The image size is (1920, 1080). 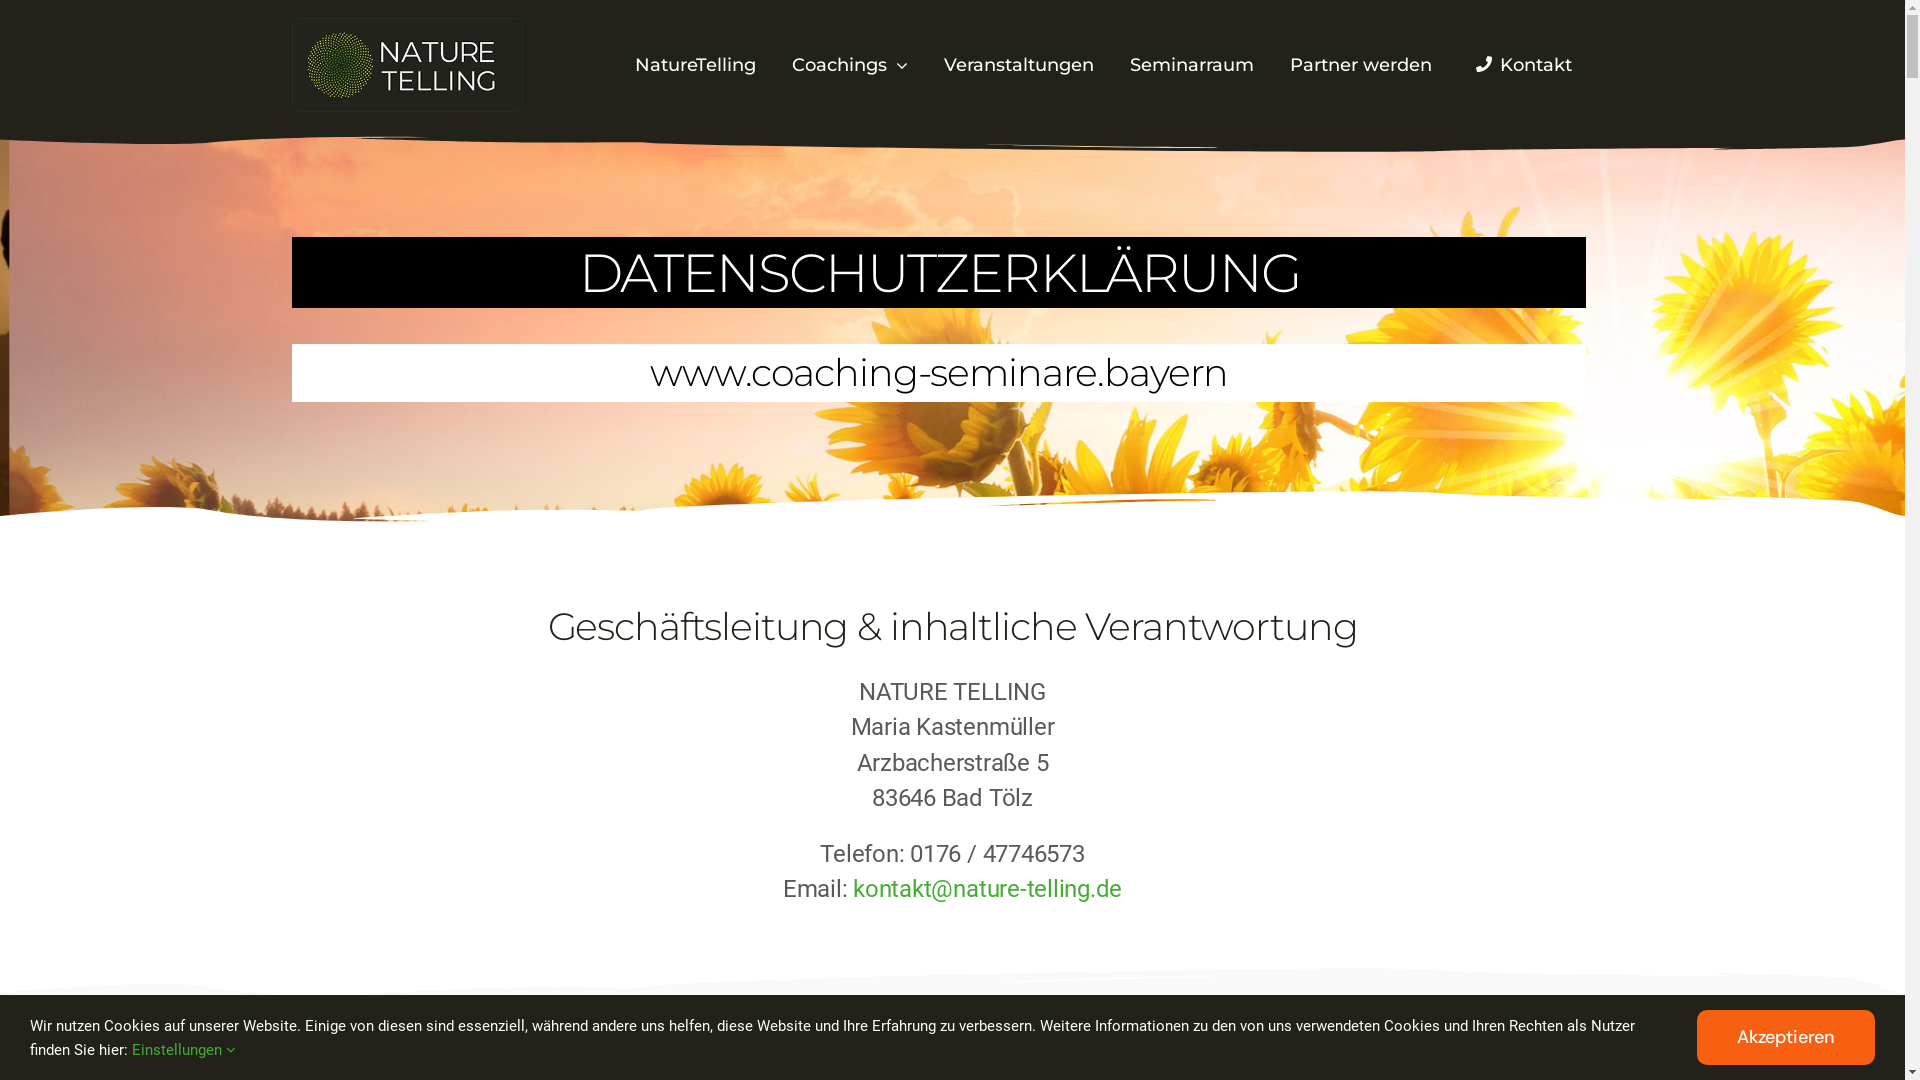 What do you see at coordinates (1018, 65) in the screenshot?
I see `'Veranstaltungen'` at bounding box center [1018, 65].